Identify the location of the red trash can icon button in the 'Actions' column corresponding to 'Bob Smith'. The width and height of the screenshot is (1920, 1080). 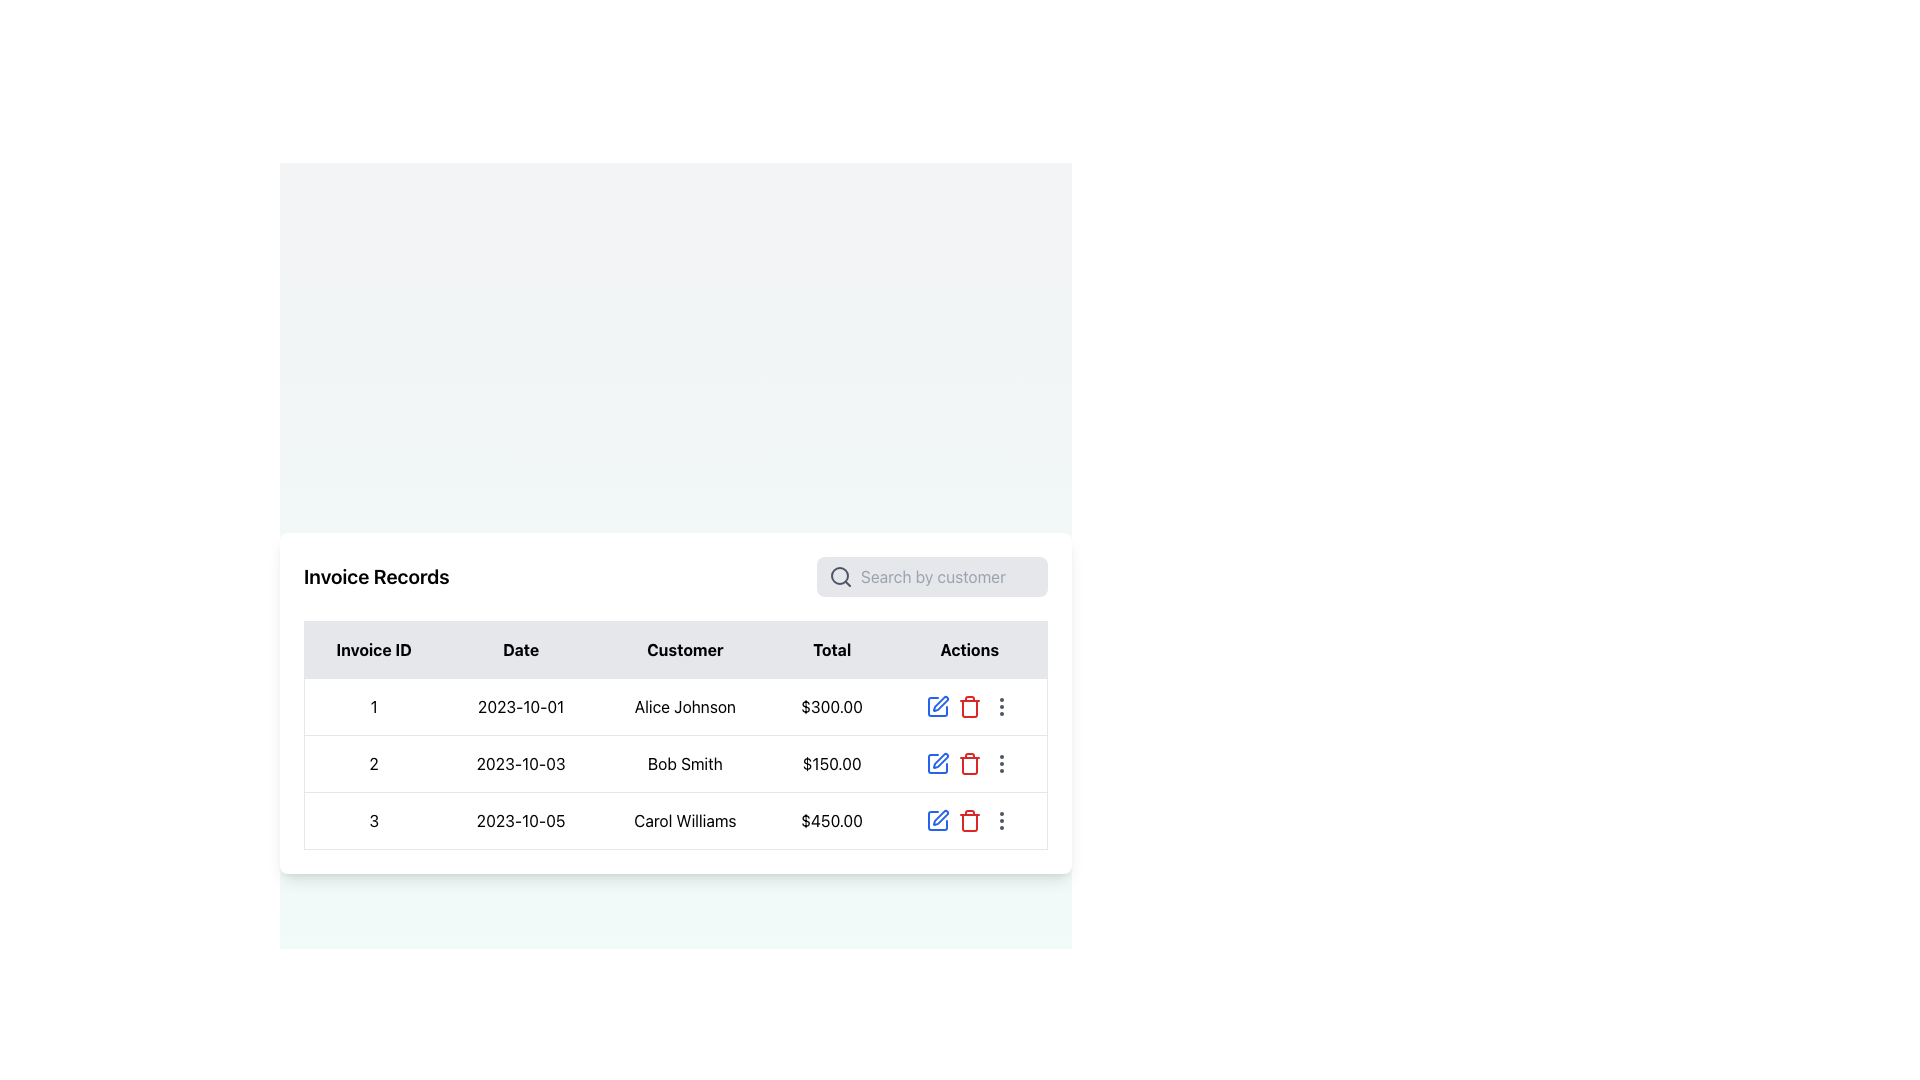
(969, 763).